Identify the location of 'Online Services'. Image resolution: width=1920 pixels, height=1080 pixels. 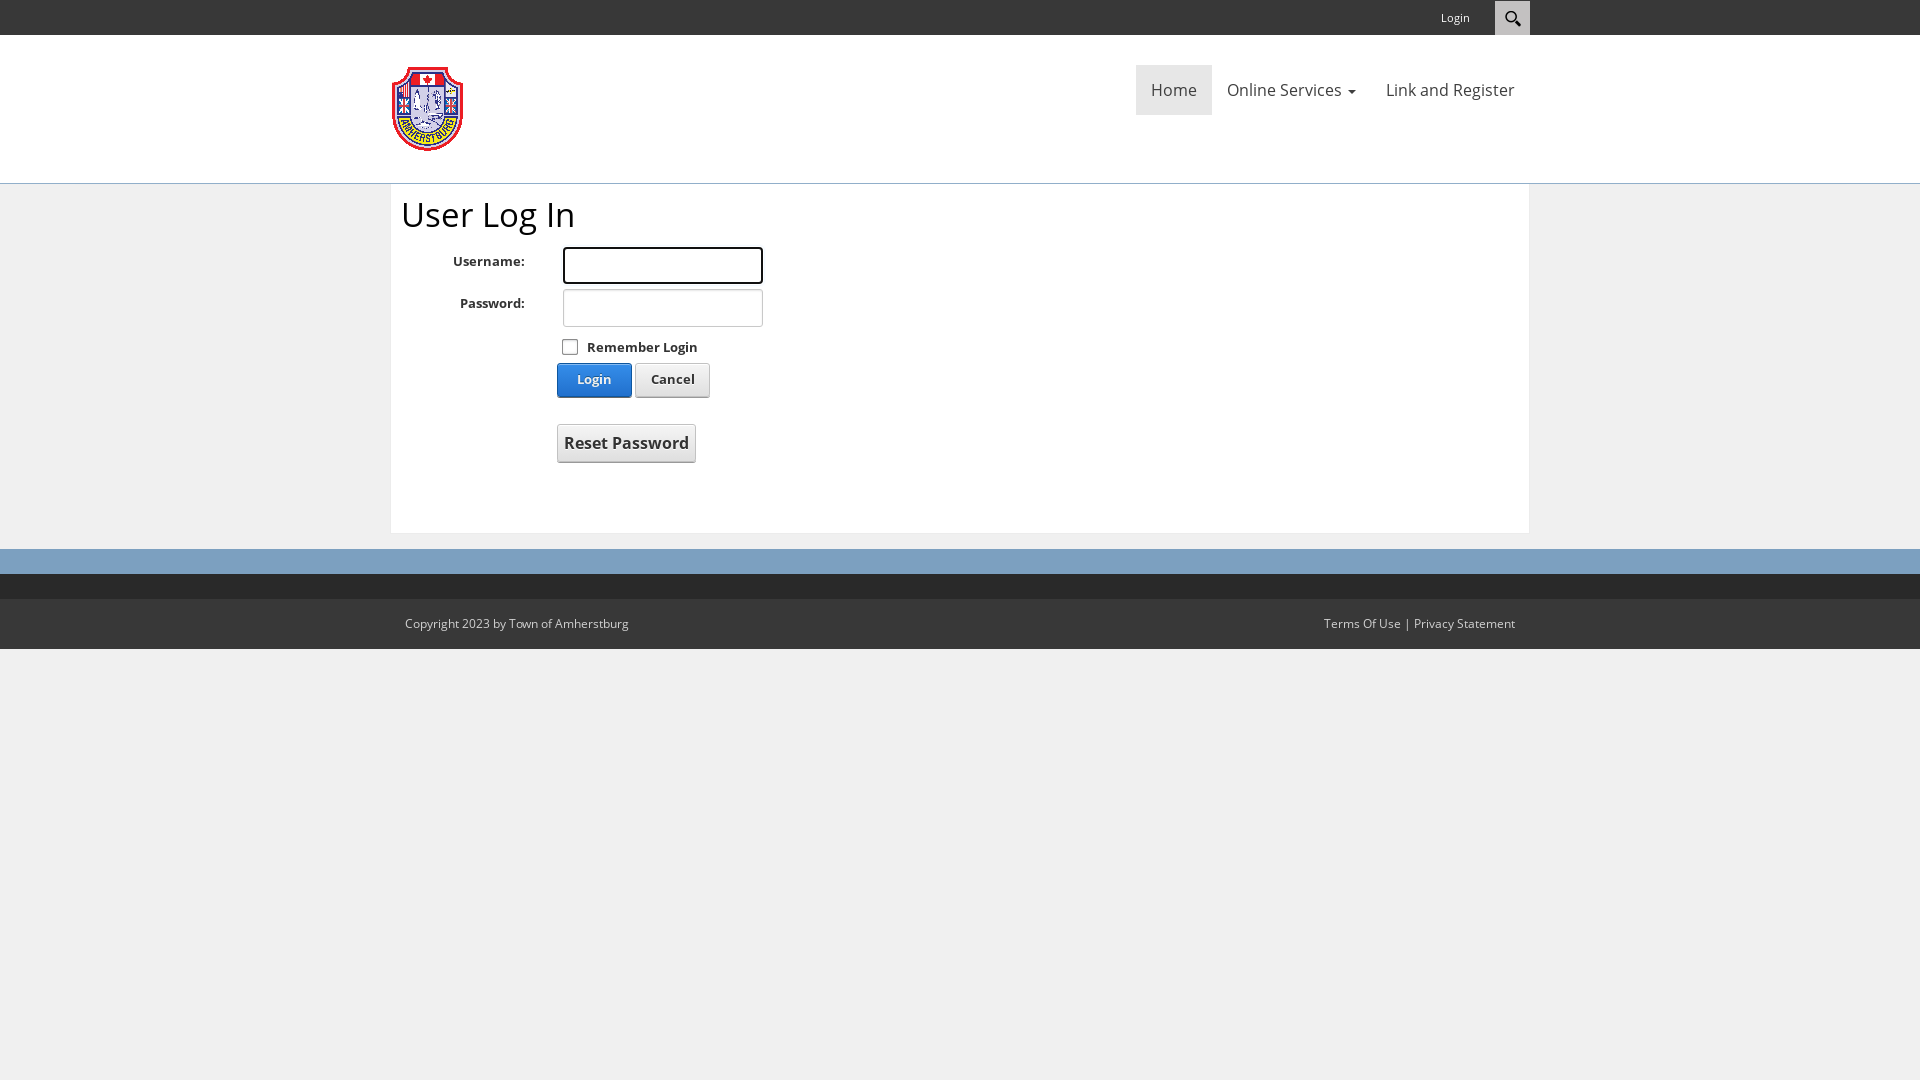
(1291, 88).